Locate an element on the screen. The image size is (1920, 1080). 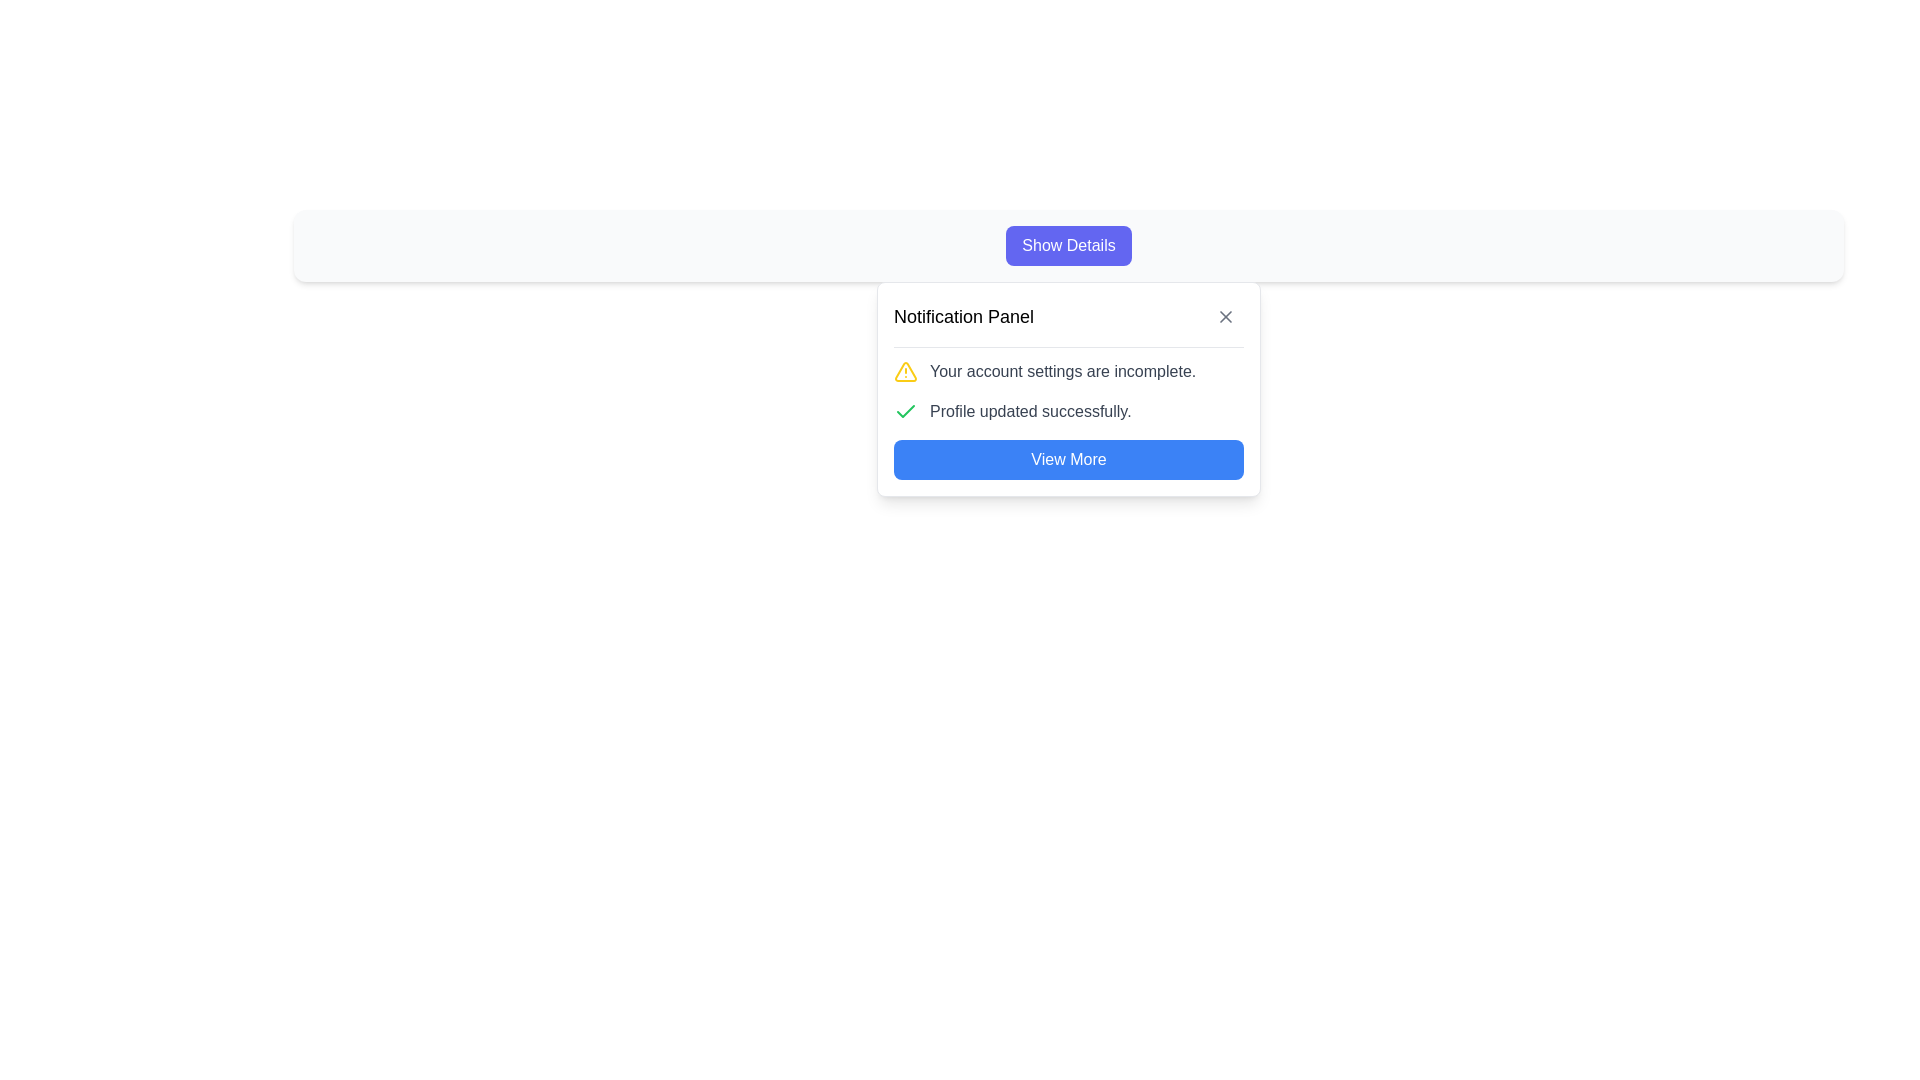
the close icon located in the top-right corner of the notification panel is located at coordinates (1224, 315).